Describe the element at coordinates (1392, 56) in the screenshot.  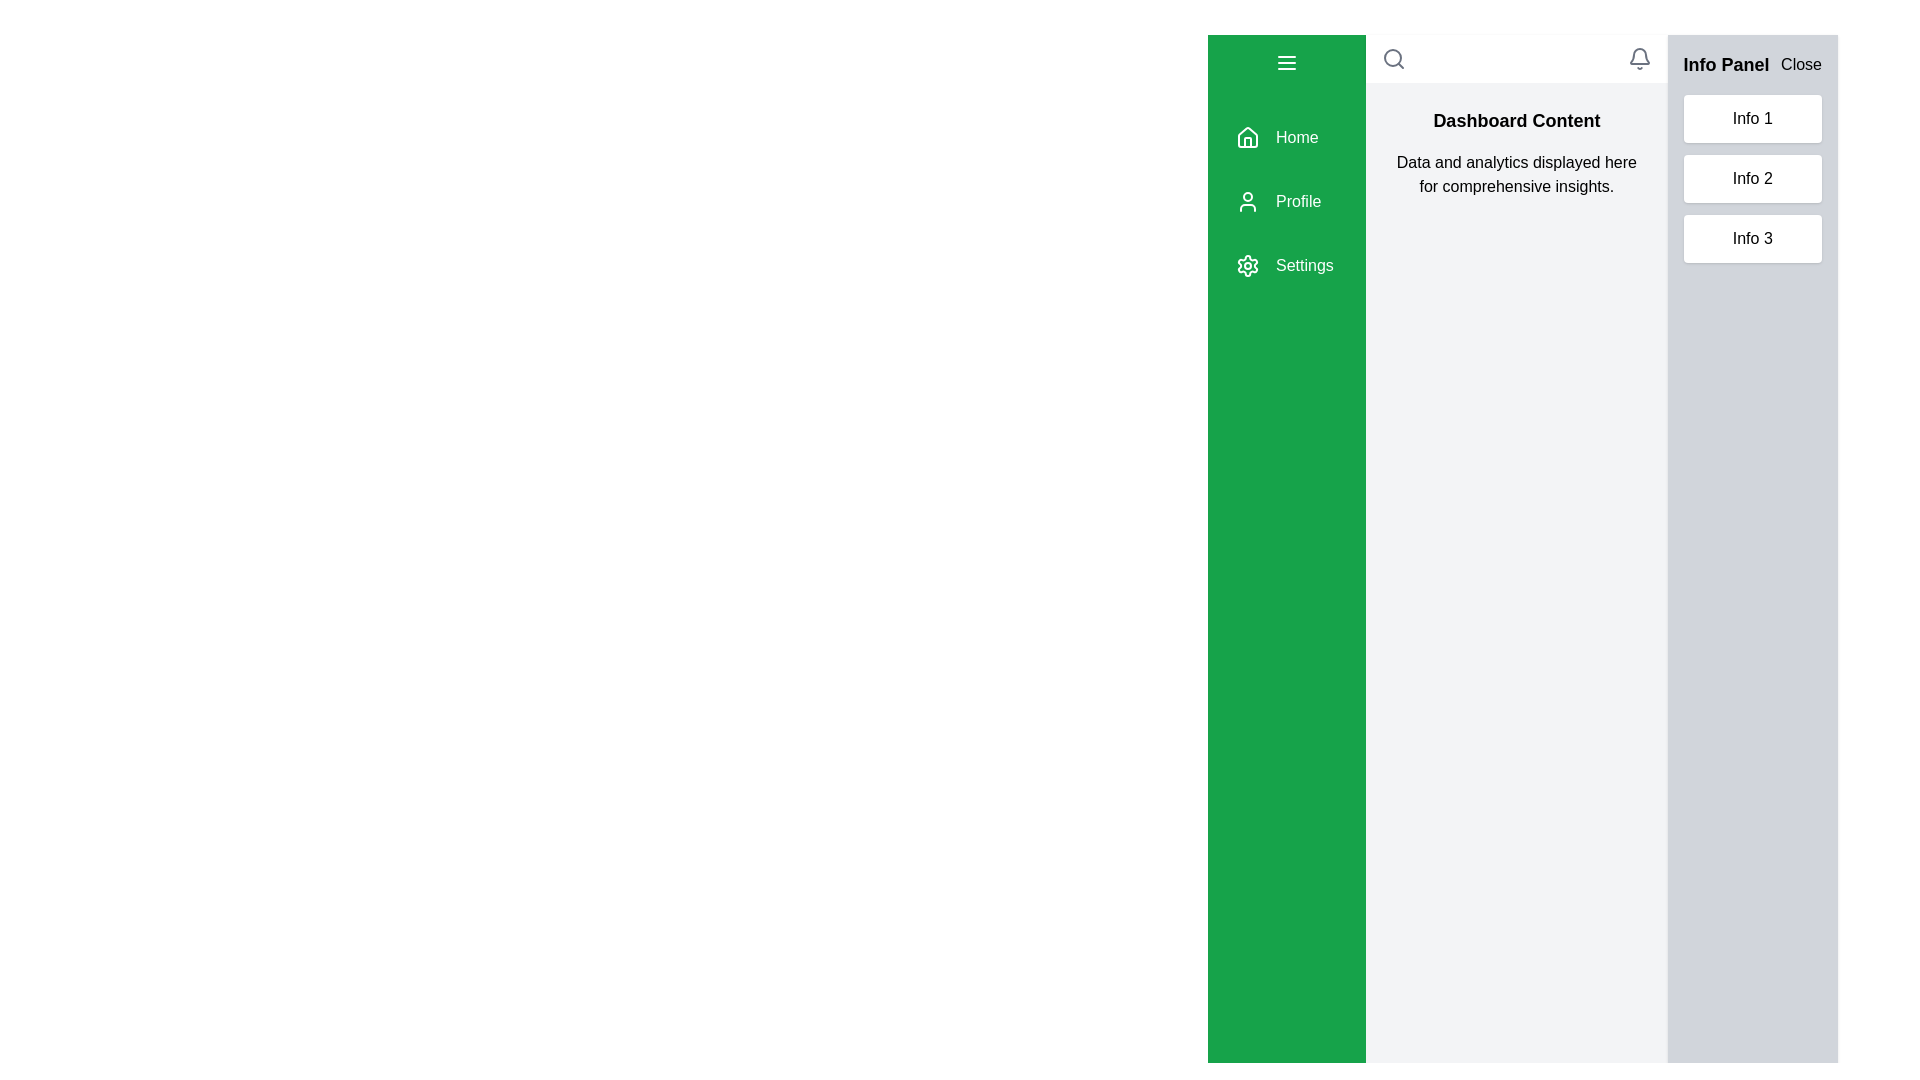
I see `the decorative SVG element representing search functionality located in the upper right part of the interface, adjacent to the title and navigation elements` at that location.